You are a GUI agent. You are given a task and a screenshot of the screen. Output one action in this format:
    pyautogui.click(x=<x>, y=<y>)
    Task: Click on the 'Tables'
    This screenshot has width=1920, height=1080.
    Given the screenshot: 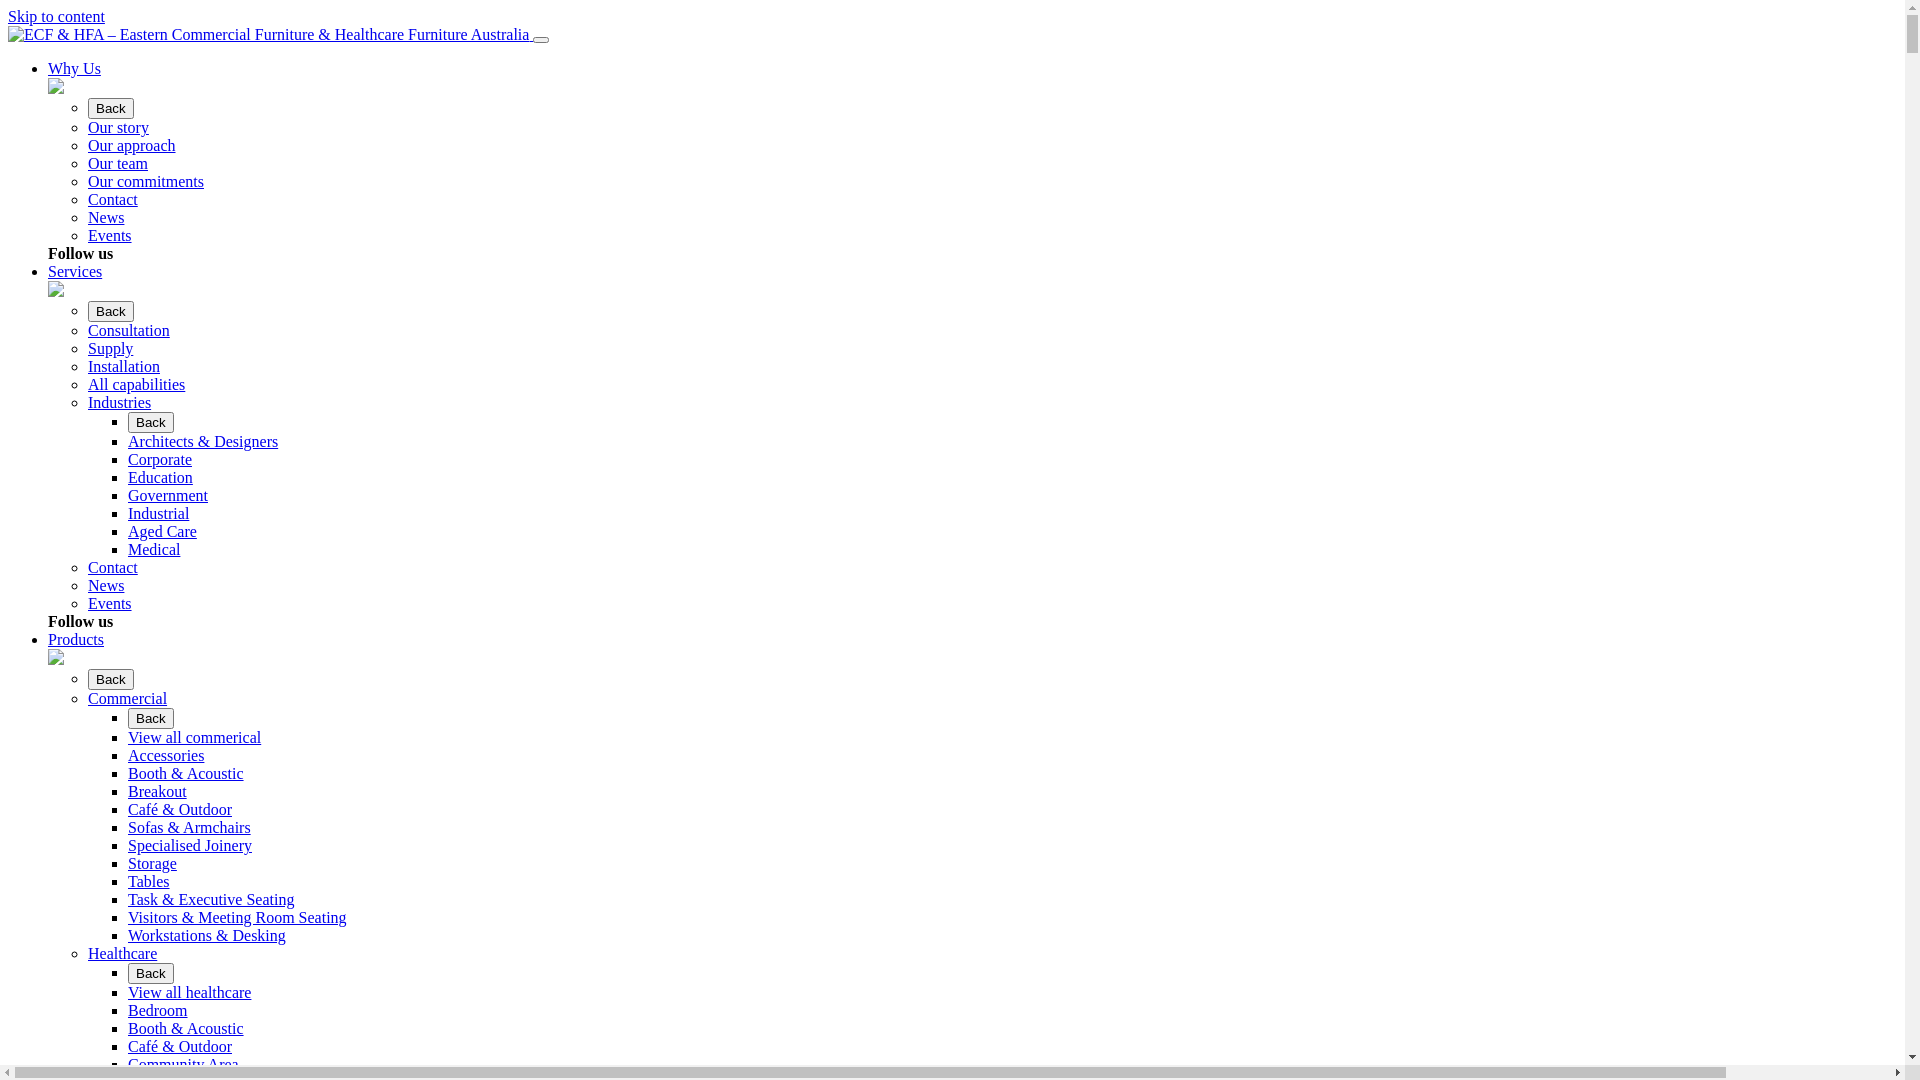 What is the action you would take?
    pyautogui.click(x=127, y=880)
    